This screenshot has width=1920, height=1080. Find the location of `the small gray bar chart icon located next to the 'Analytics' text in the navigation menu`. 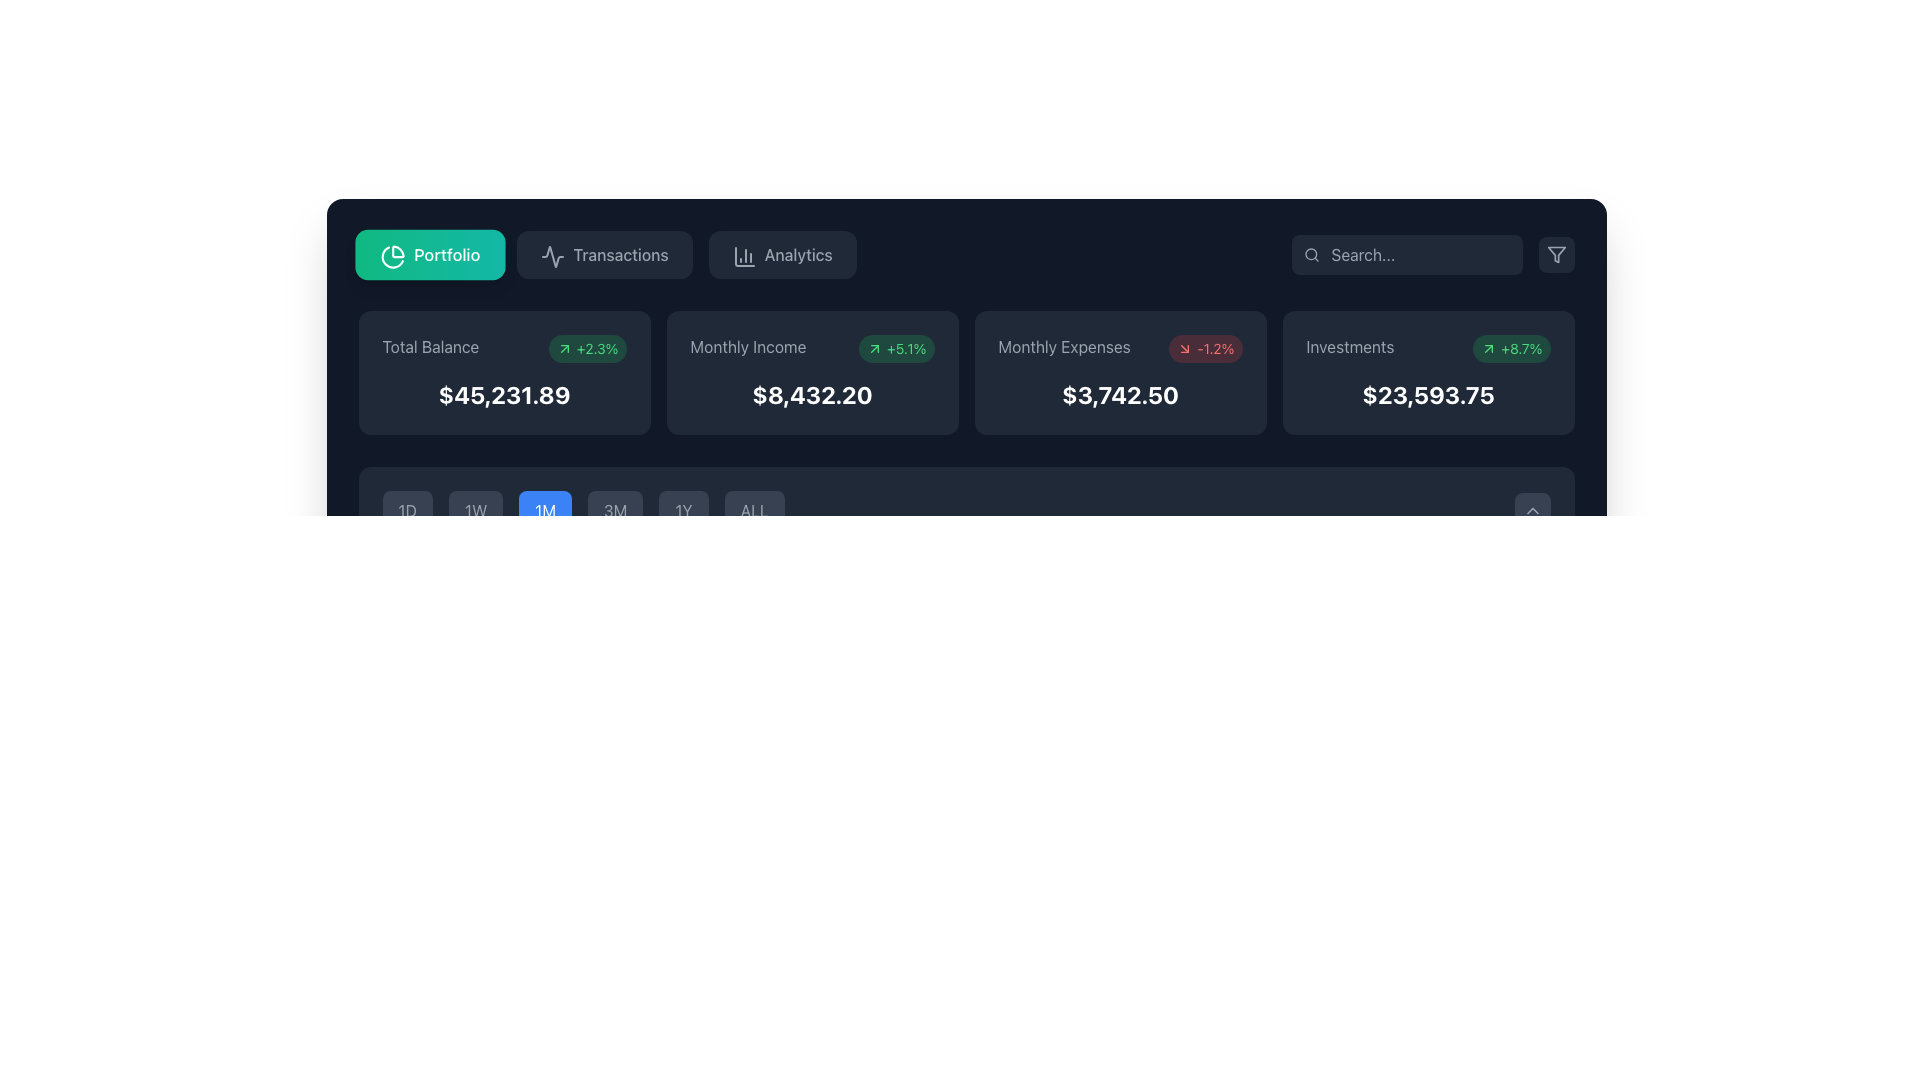

the small gray bar chart icon located next to the 'Analytics' text in the navigation menu is located at coordinates (741, 253).